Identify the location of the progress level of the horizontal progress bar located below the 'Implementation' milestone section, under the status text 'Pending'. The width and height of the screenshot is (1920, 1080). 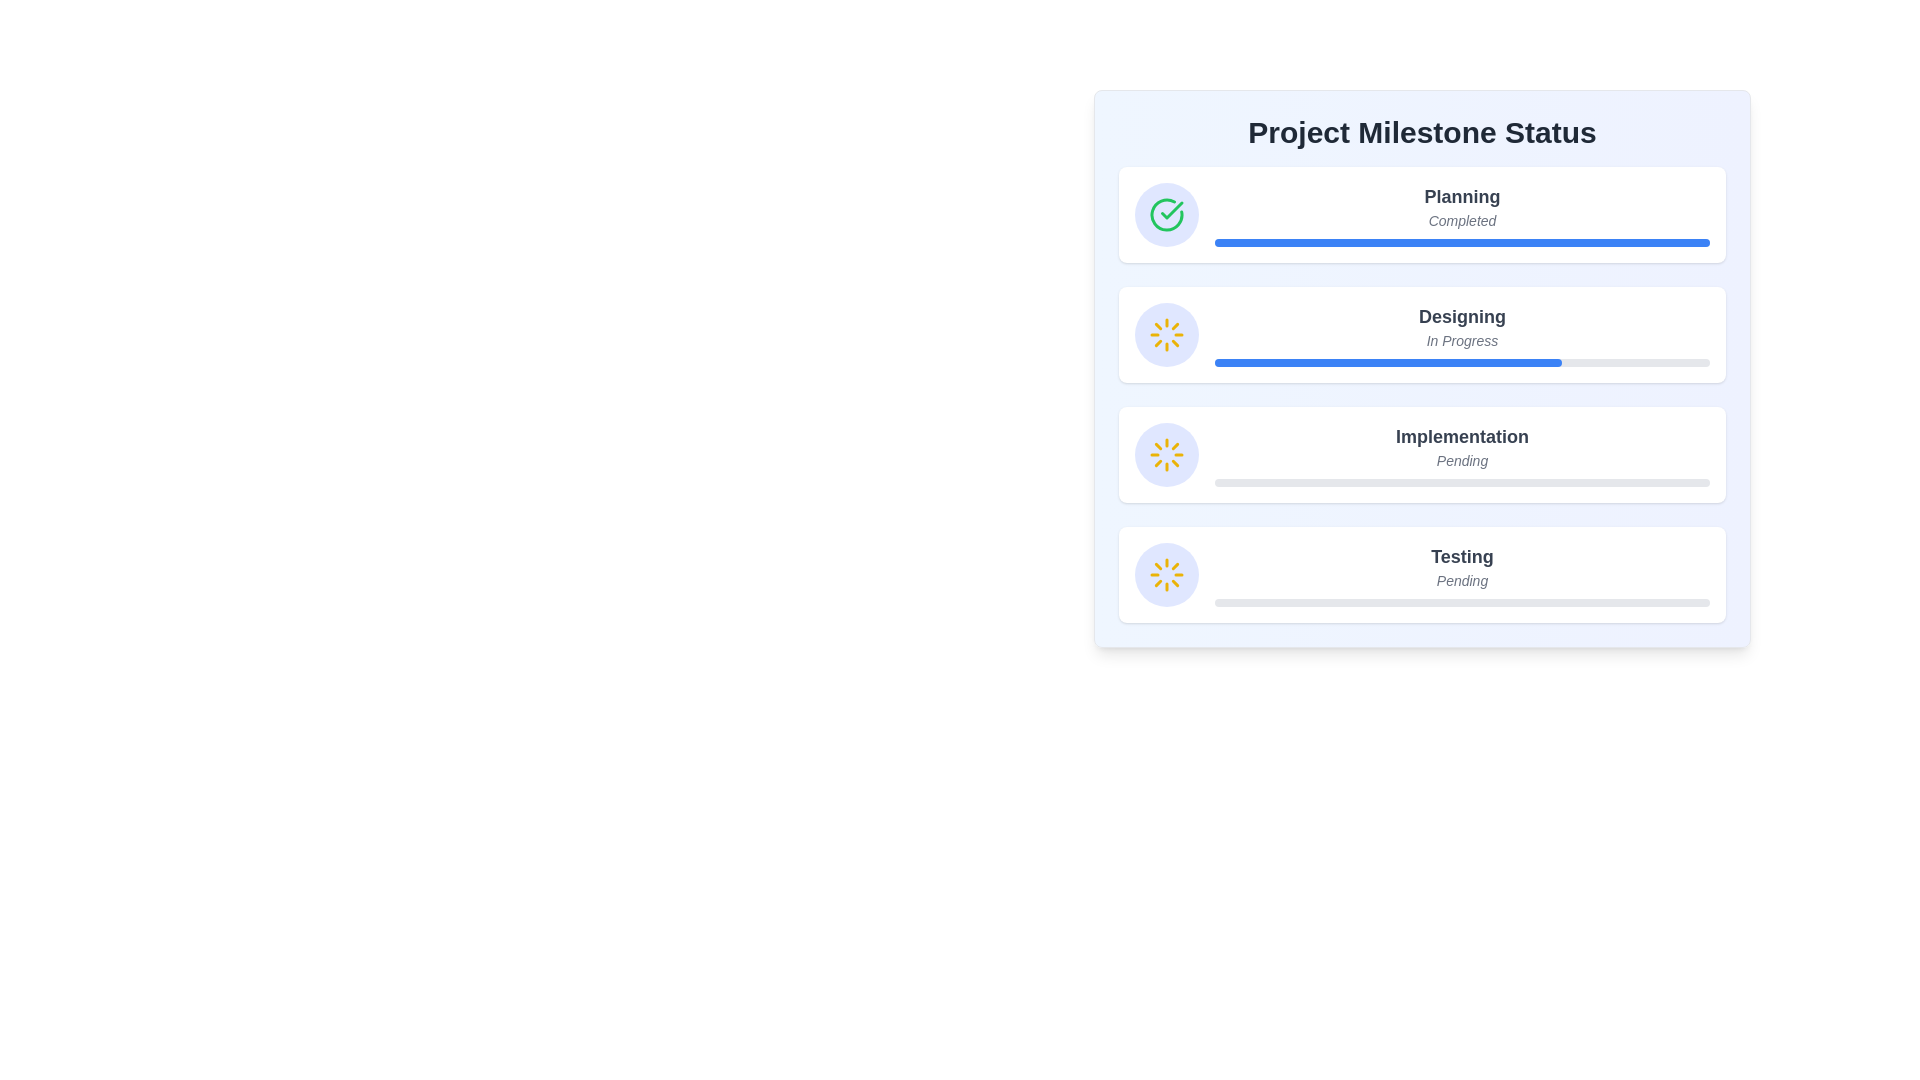
(1462, 482).